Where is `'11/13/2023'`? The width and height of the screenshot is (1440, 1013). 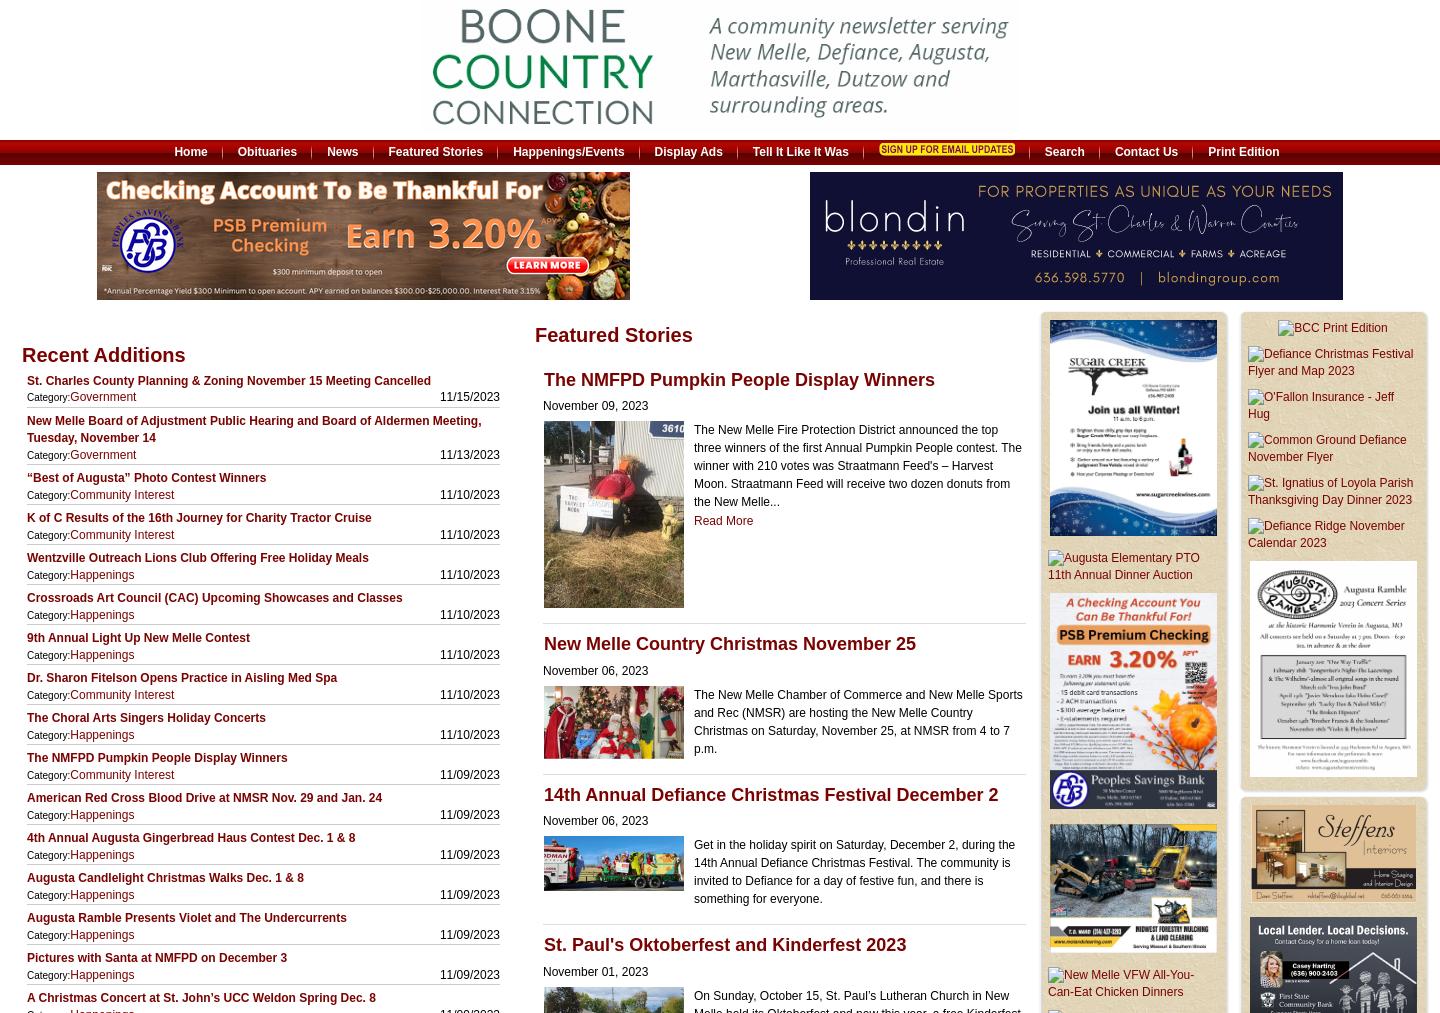 '11/13/2023' is located at coordinates (469, 453).